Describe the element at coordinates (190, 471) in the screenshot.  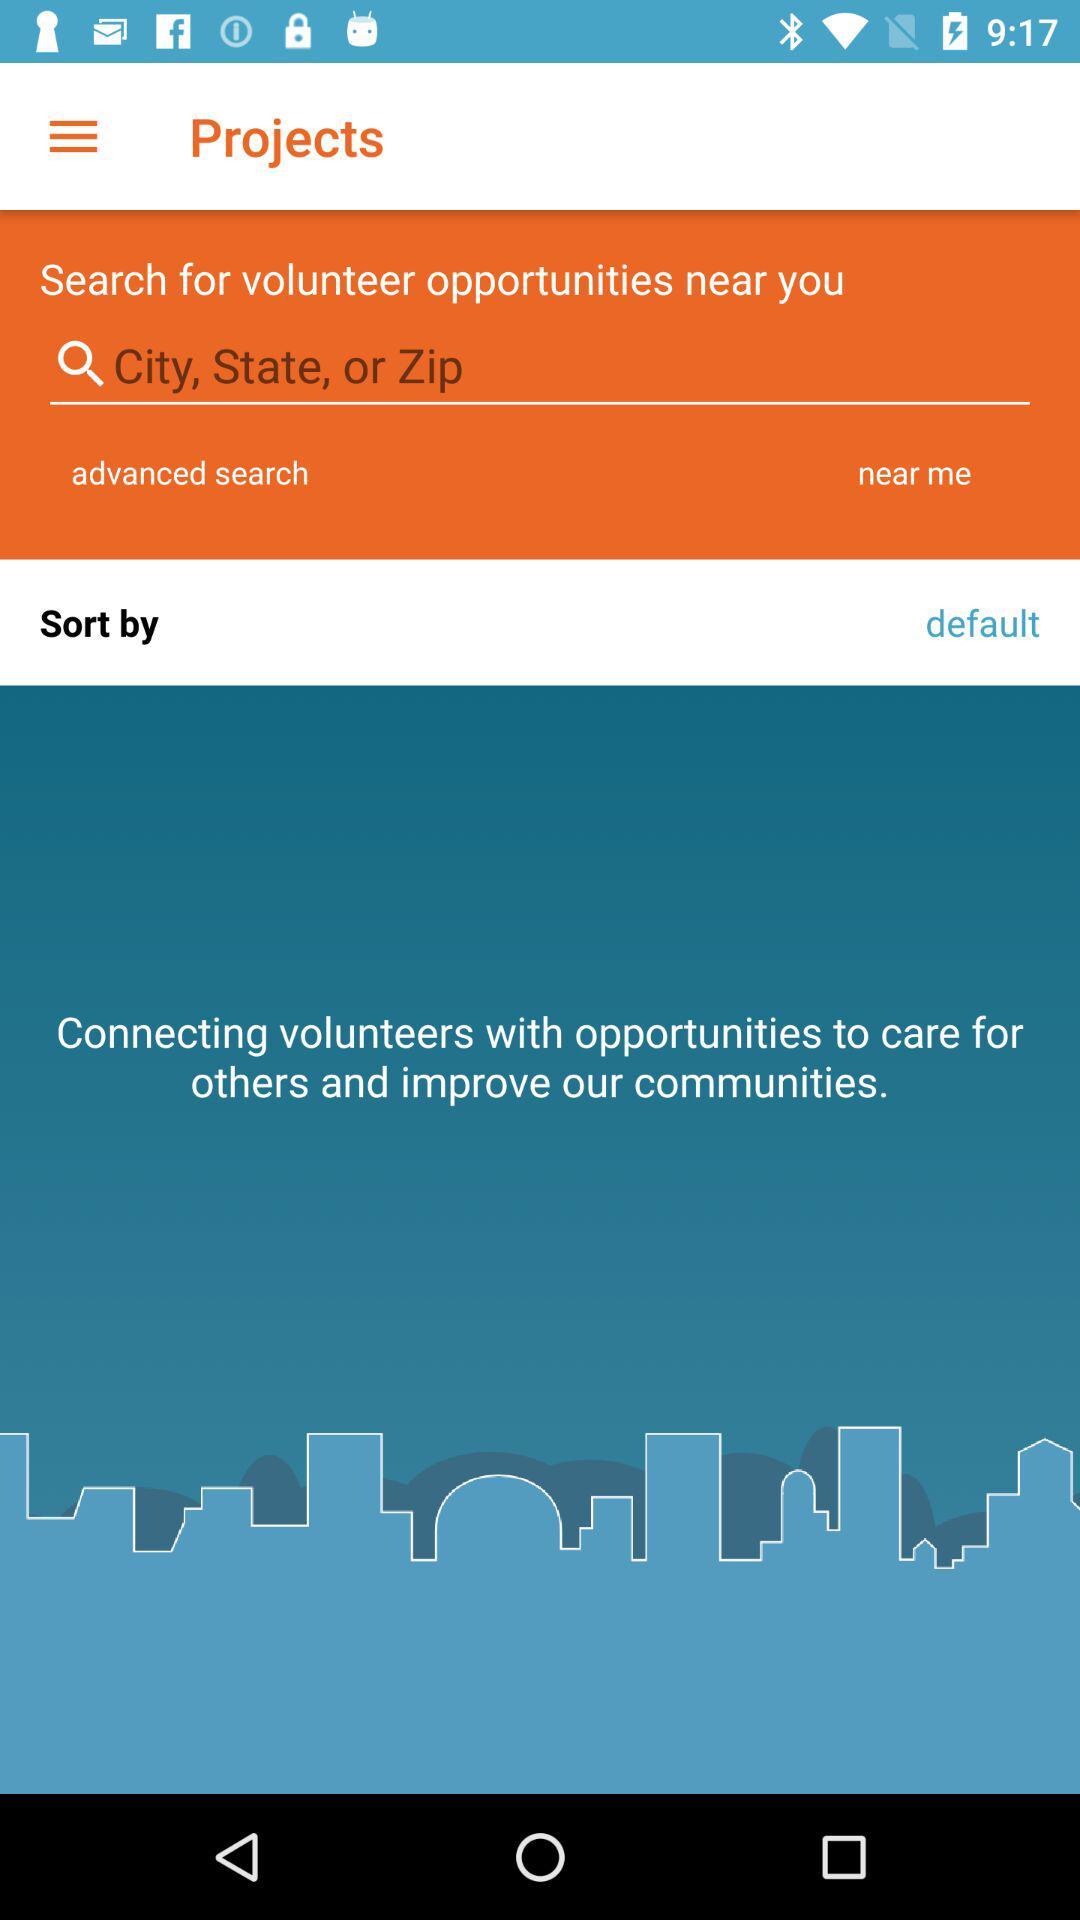
I see `item above the sort by icon` at that location.